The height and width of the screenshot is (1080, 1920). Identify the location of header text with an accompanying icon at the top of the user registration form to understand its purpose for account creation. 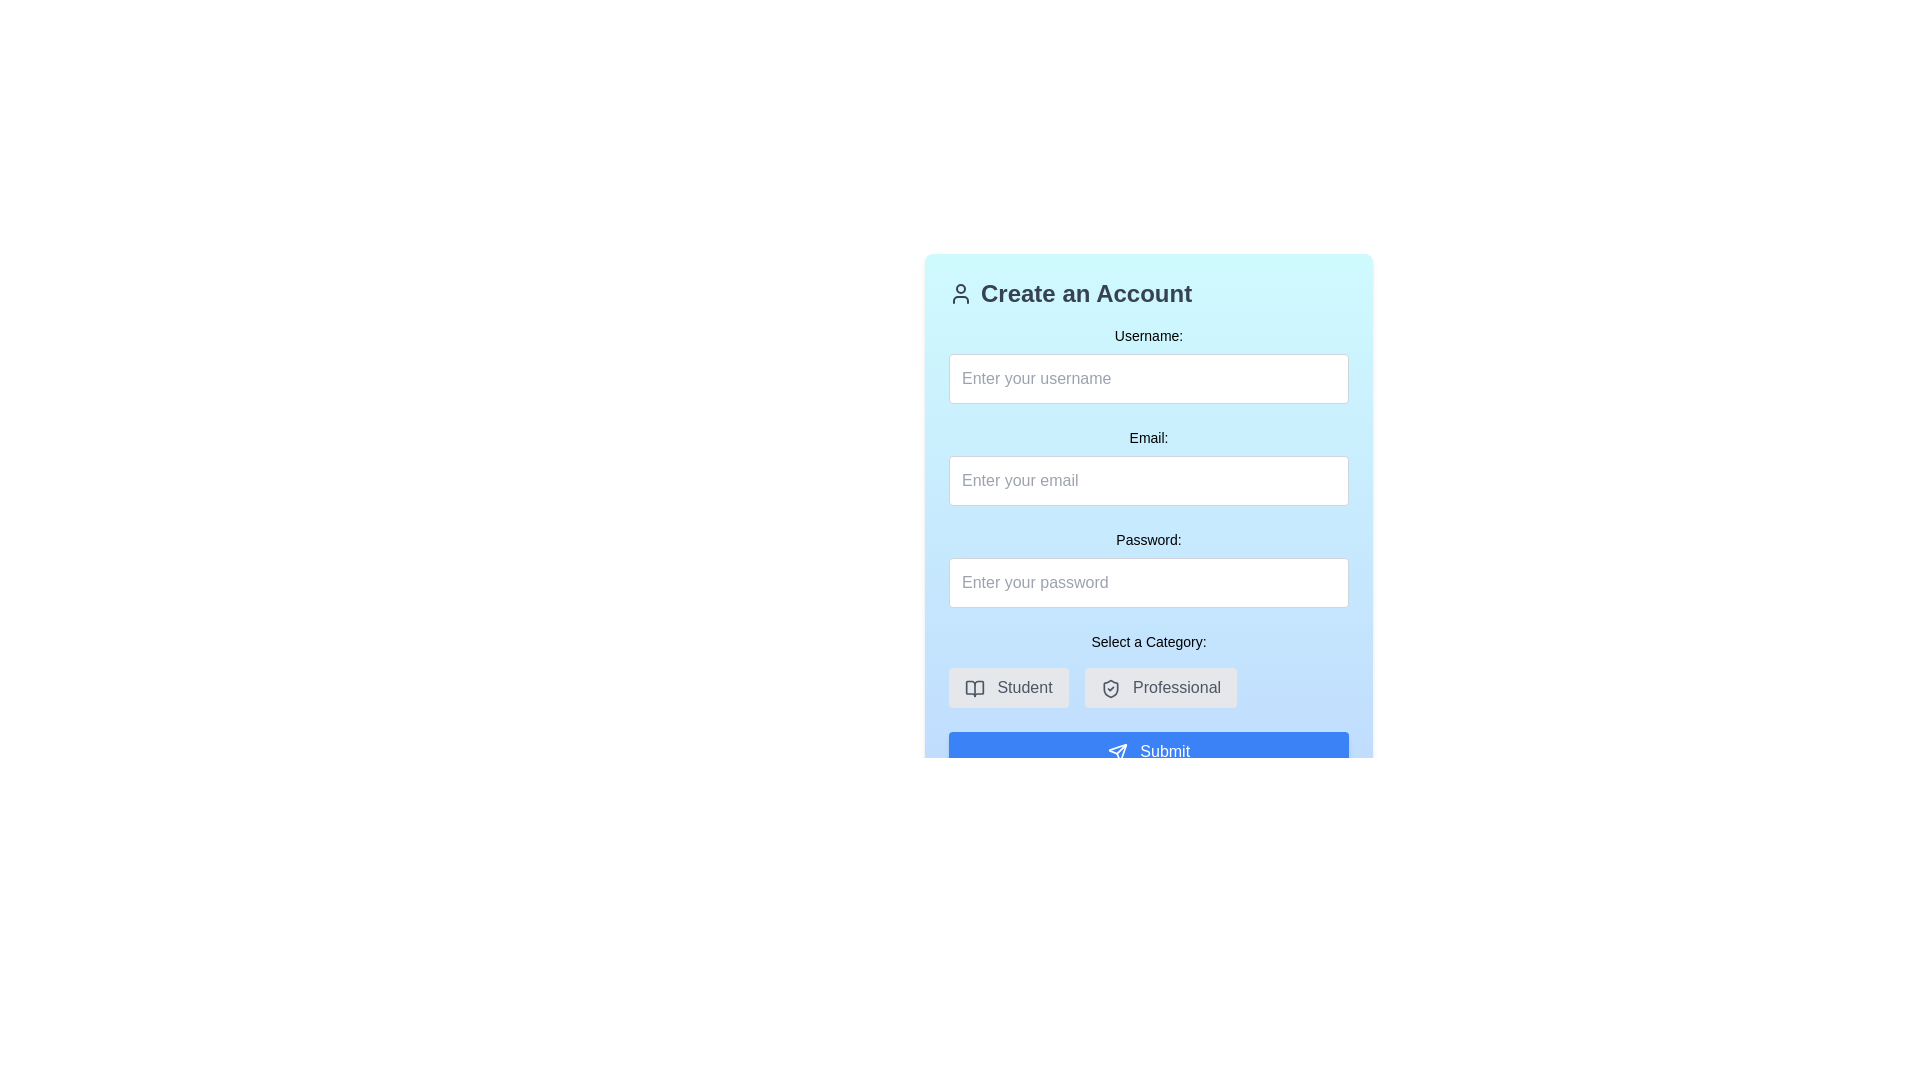
(1148, 293).